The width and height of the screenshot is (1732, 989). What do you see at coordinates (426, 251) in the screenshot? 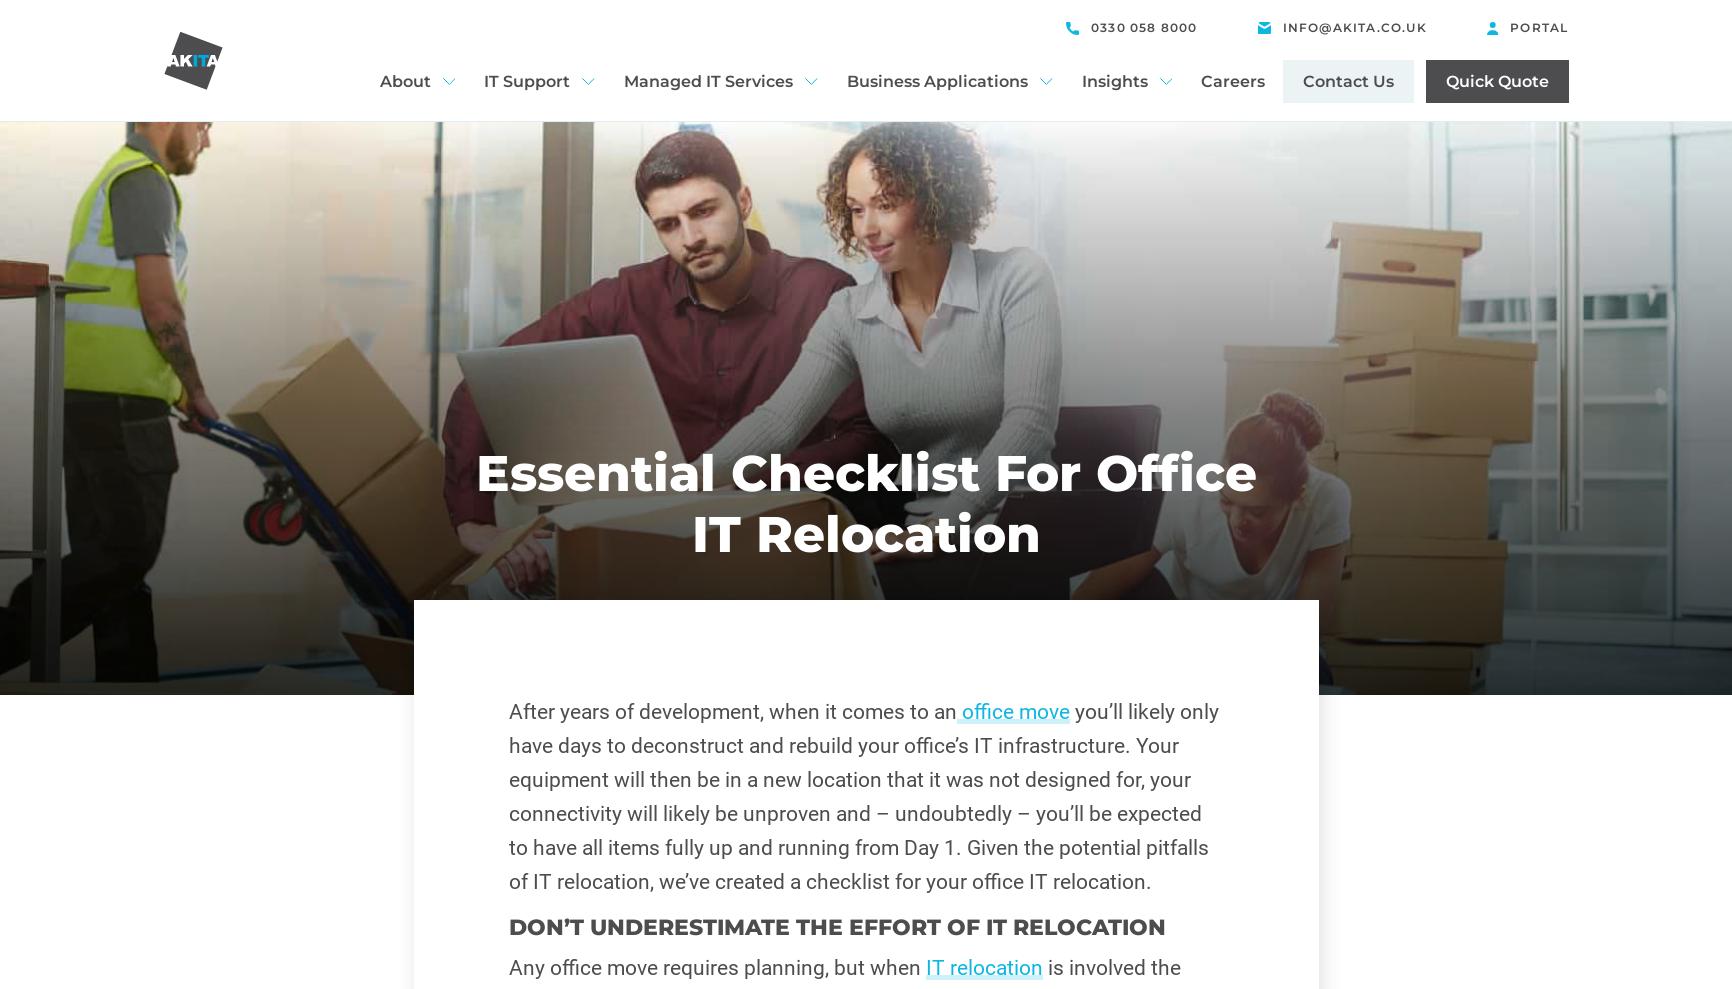
I see `'Leadership'` at bounding box center [426, 251].